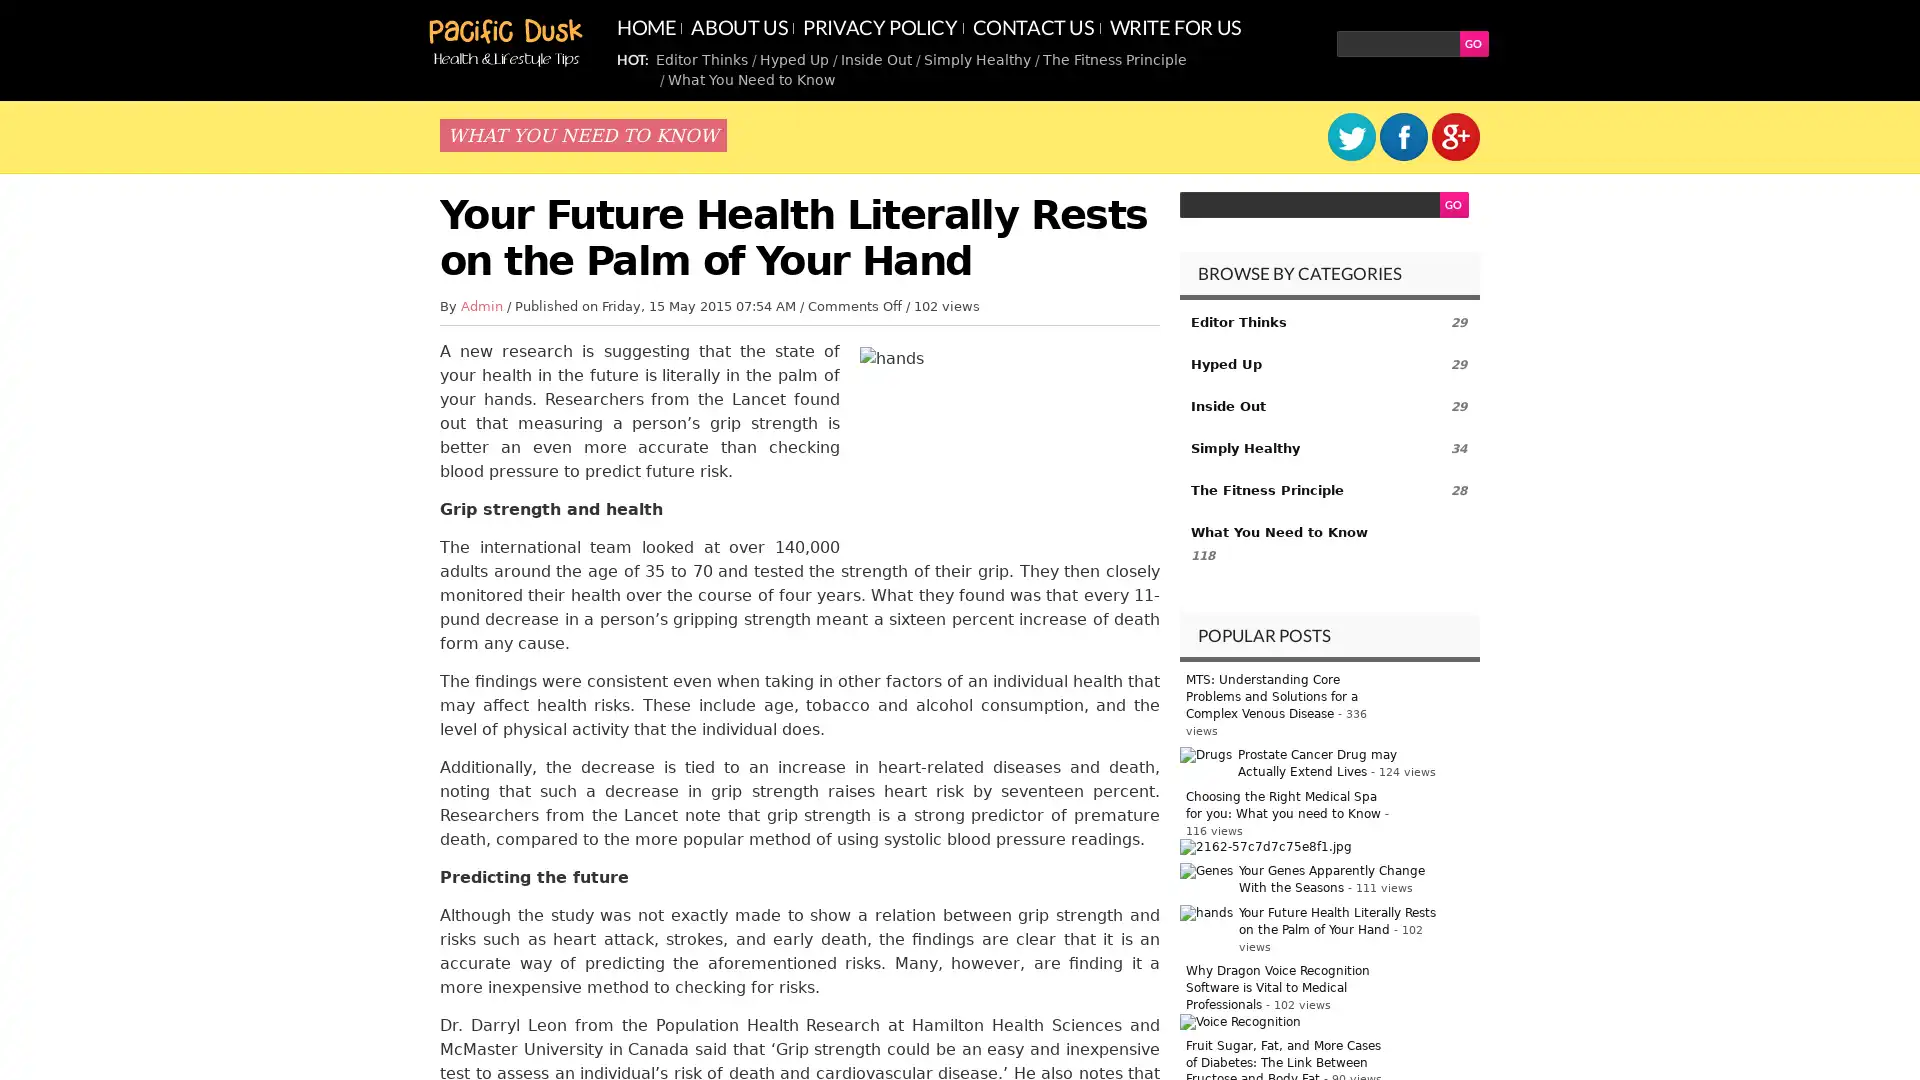  I want to click on GO, so click(1454, 204).